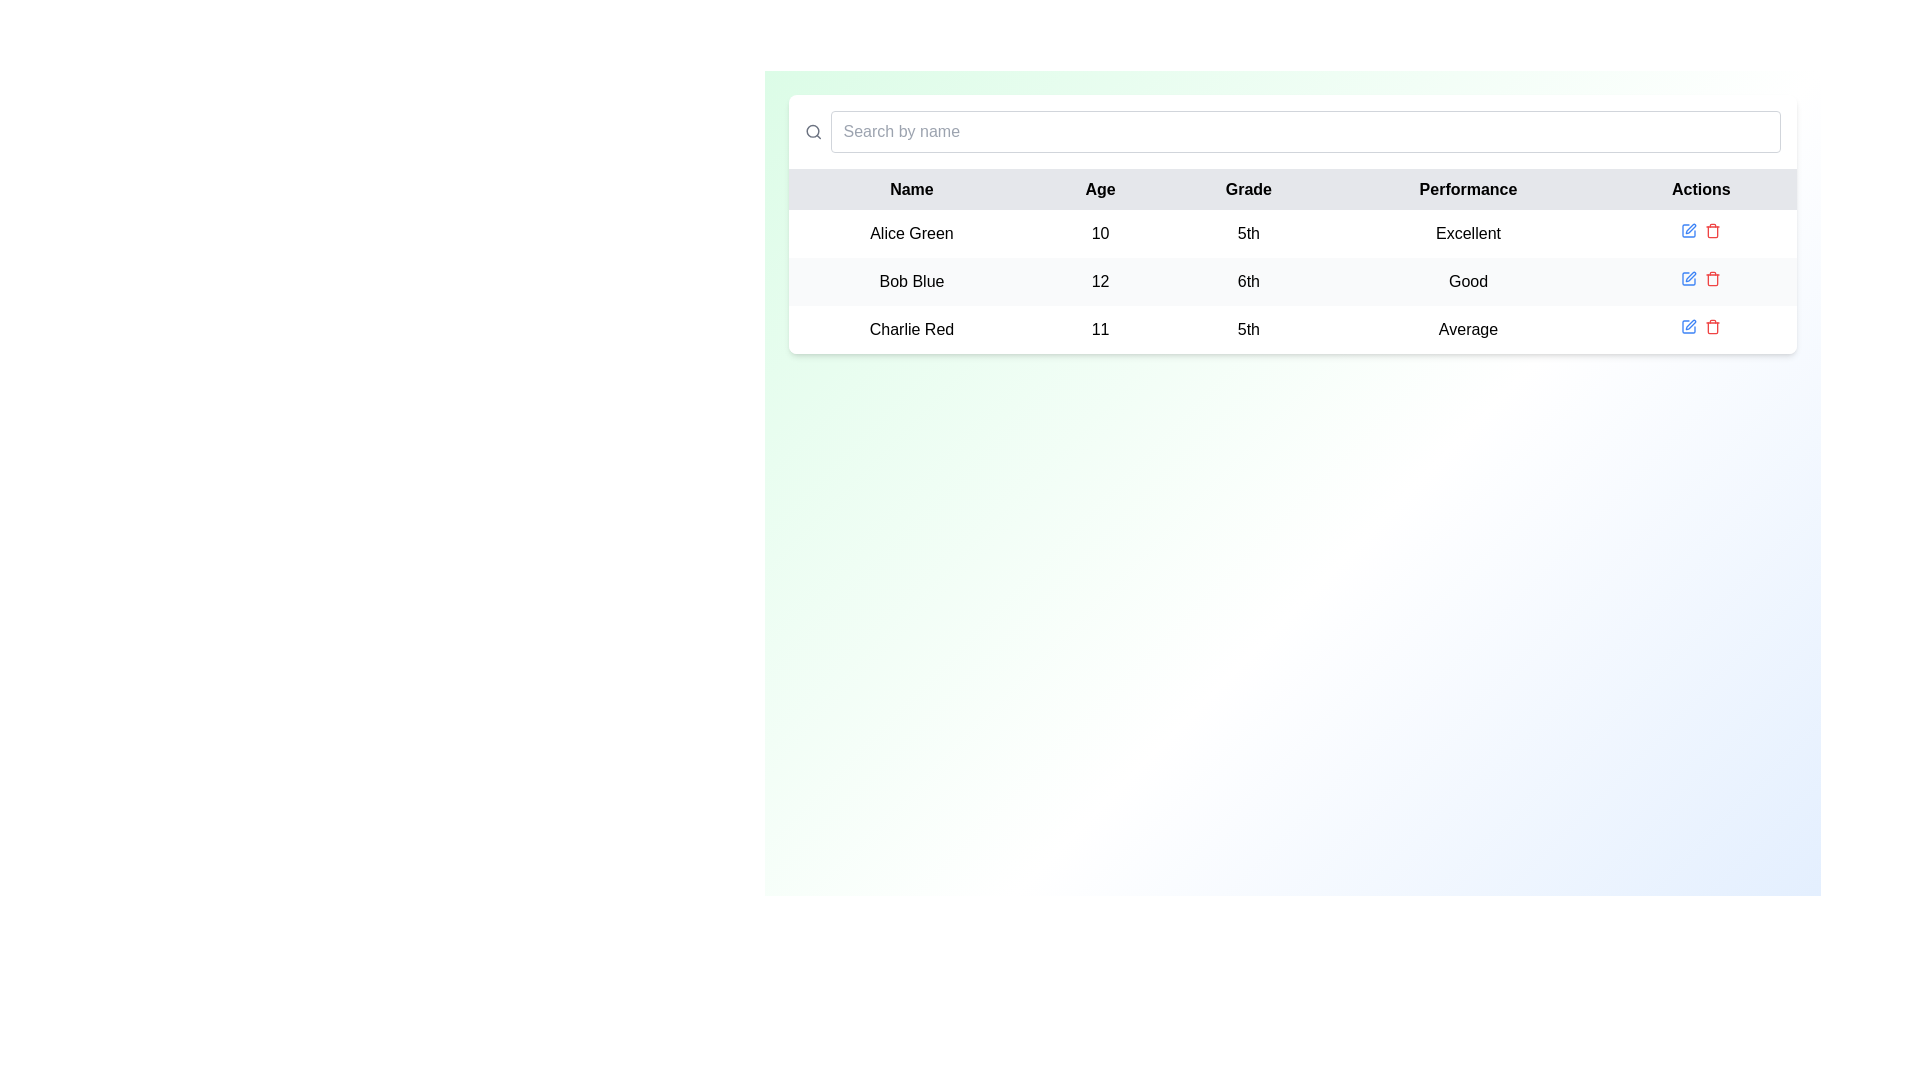  I want to click on the 'Edit' icon button located in the 'Actions' column of the row for 'Charlie Red' to initiate an edit action, so click(1690, 323).